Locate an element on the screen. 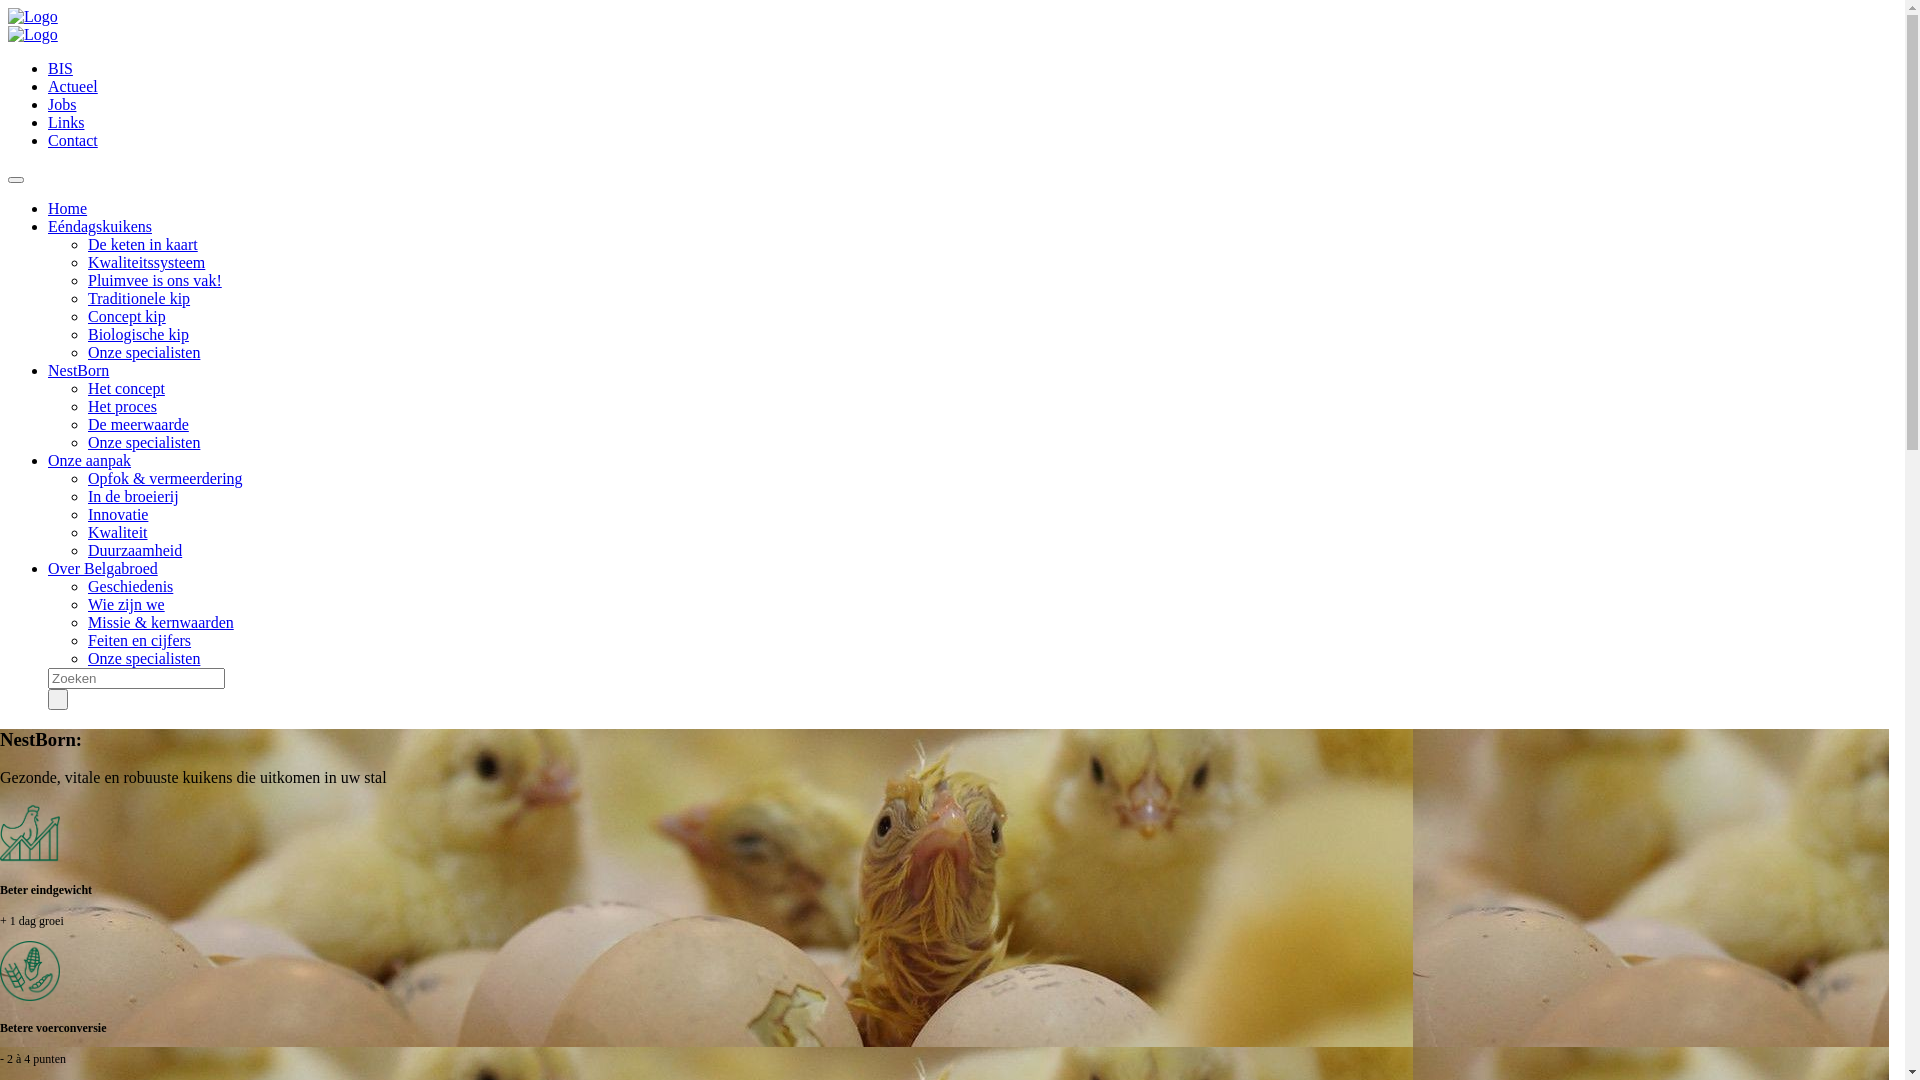 Image resolution: width=1920 pixels, height=1080 pixels. 'Feiten en cijfers' is located at coordinates (138, 640).